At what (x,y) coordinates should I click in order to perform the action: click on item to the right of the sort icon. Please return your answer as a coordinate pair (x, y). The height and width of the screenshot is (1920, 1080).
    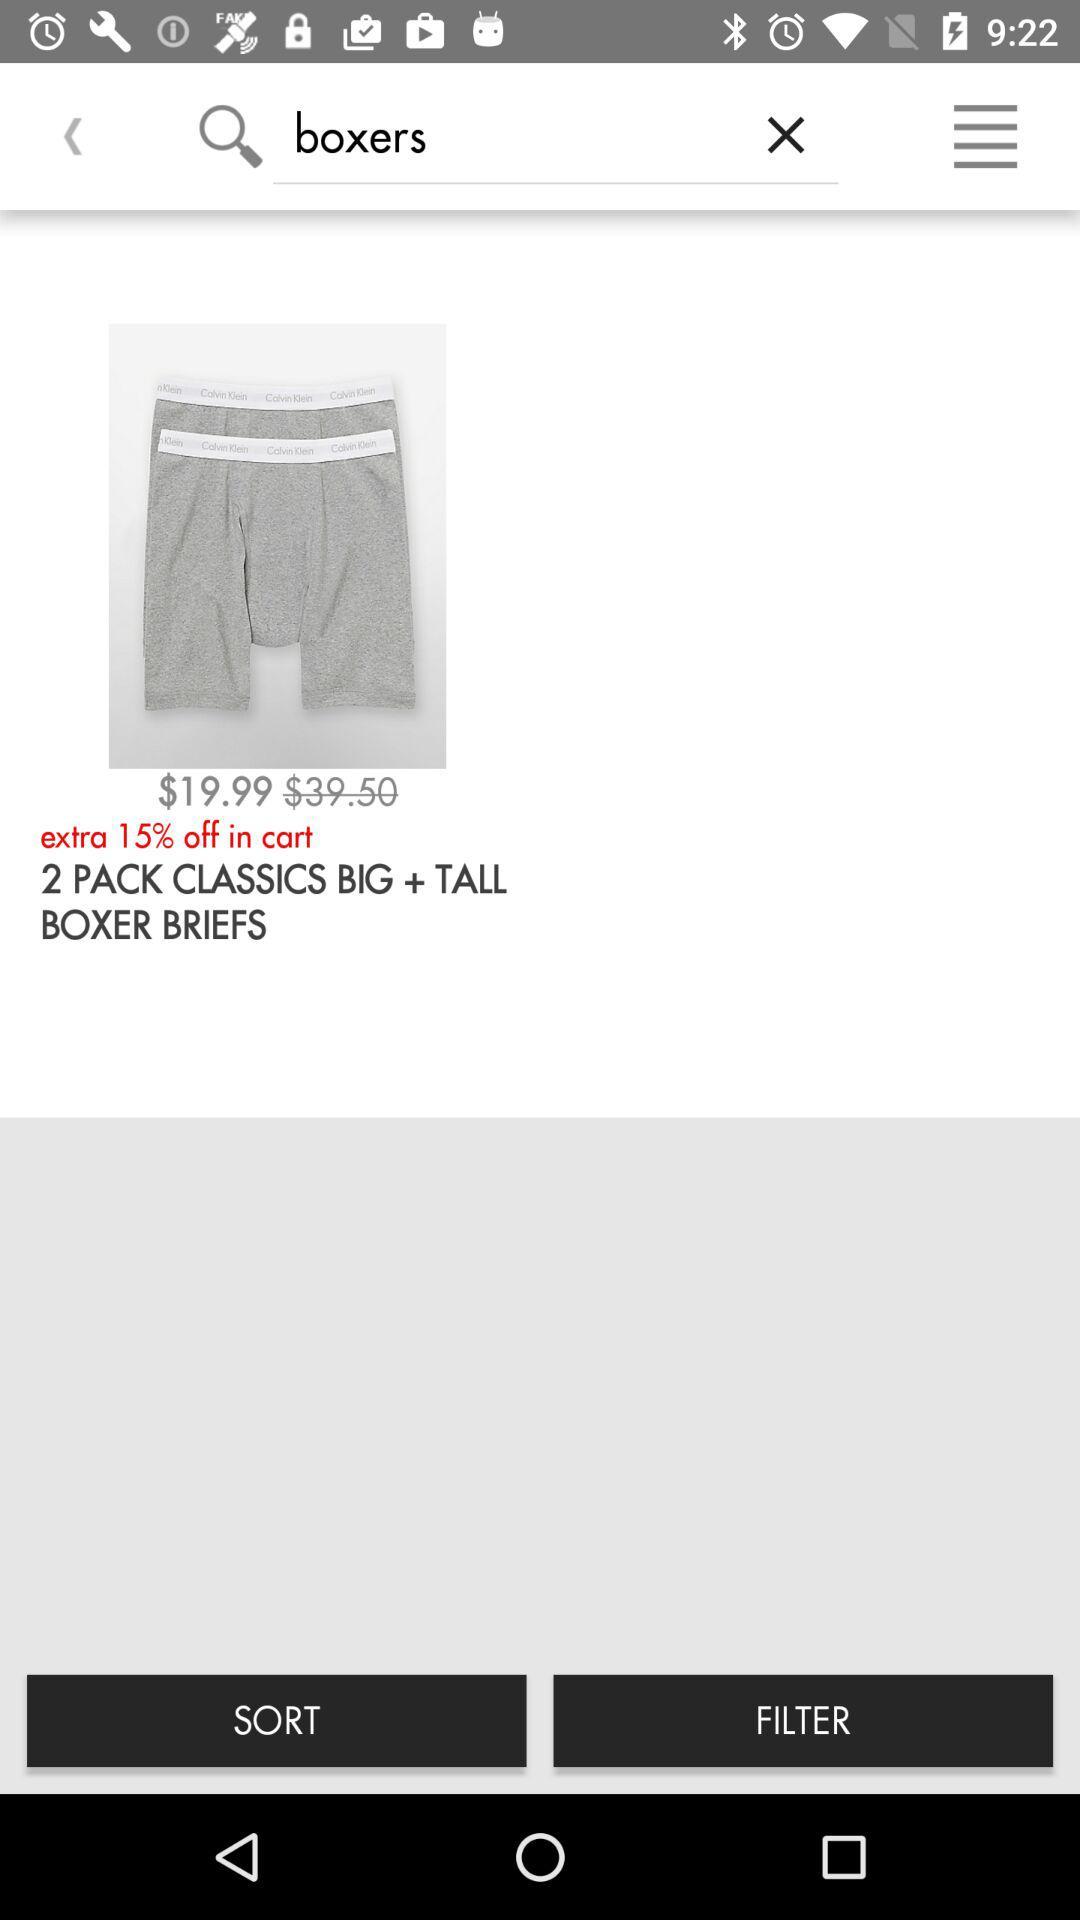
    Looking at the image, I should click on (802, 1719).